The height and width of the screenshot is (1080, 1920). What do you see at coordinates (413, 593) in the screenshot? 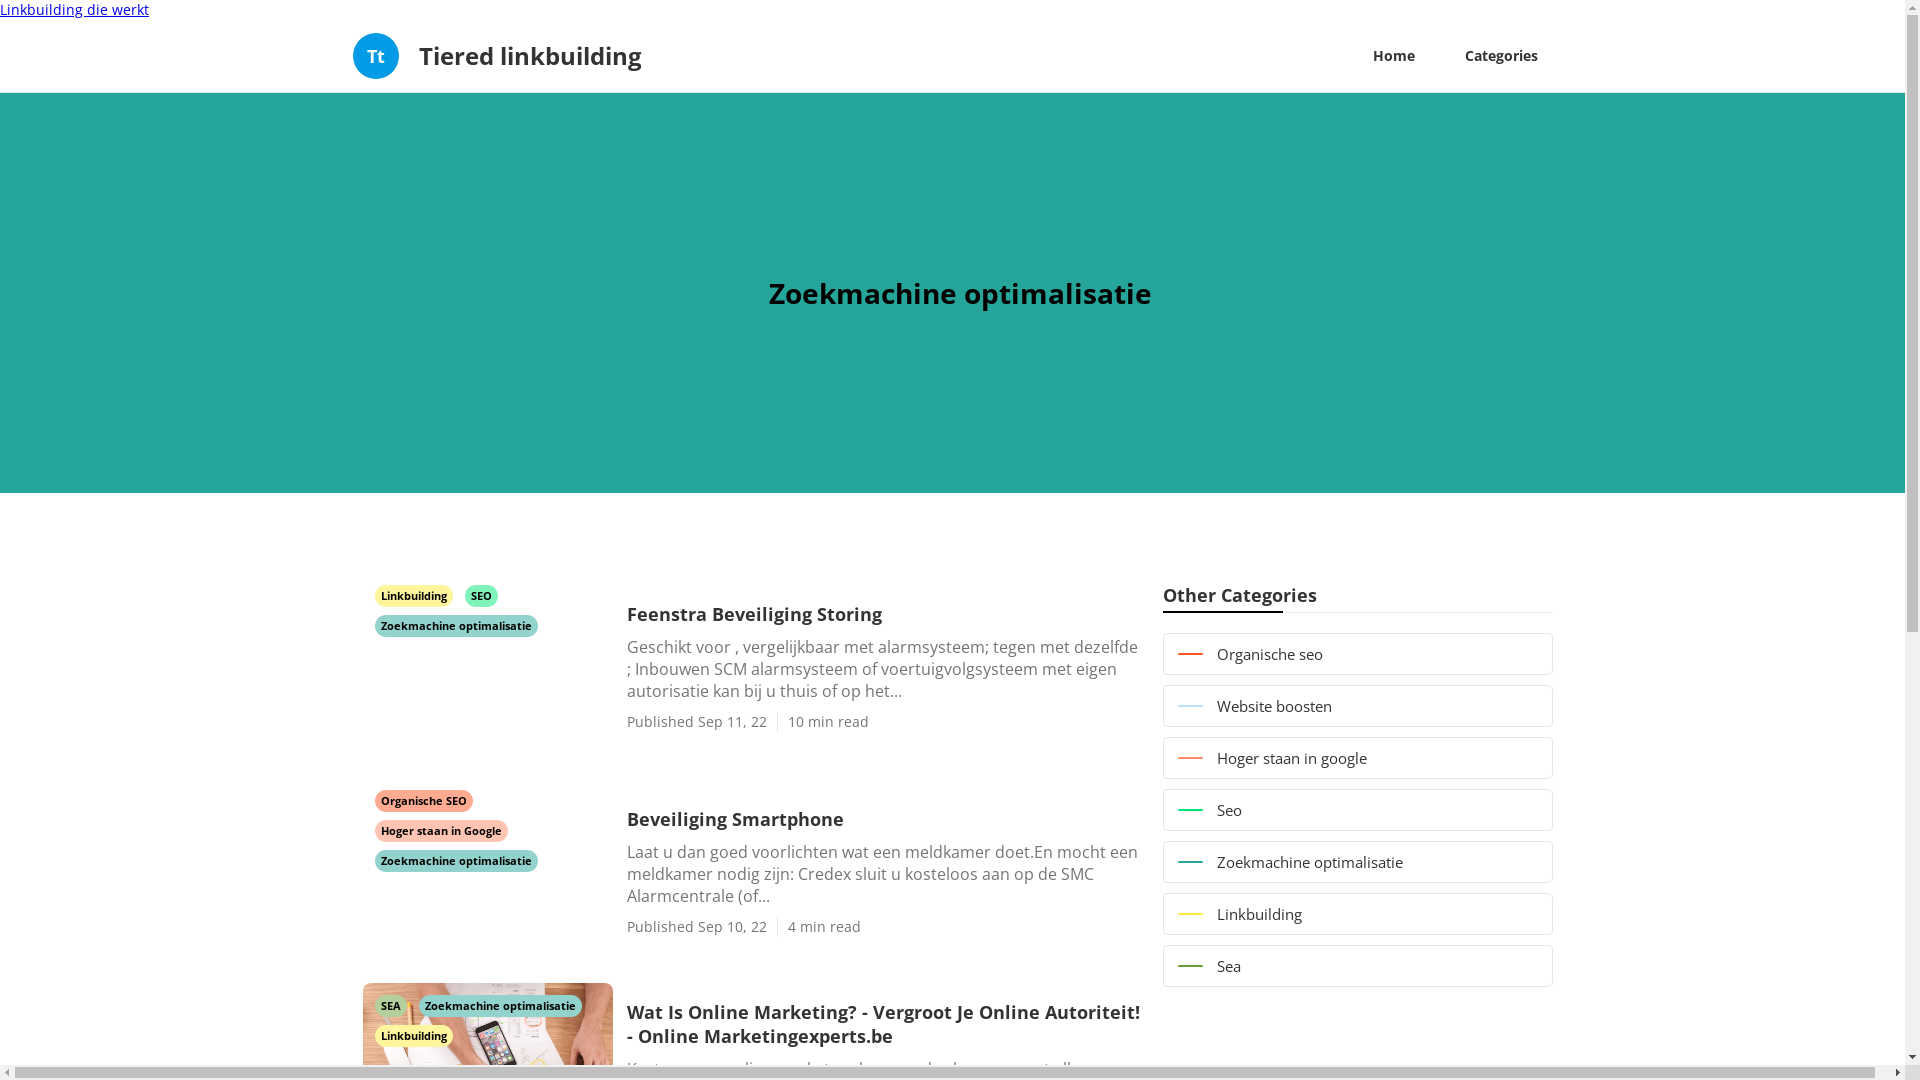
I see `'Linkbuilding'` at bounding box center [413, 593].